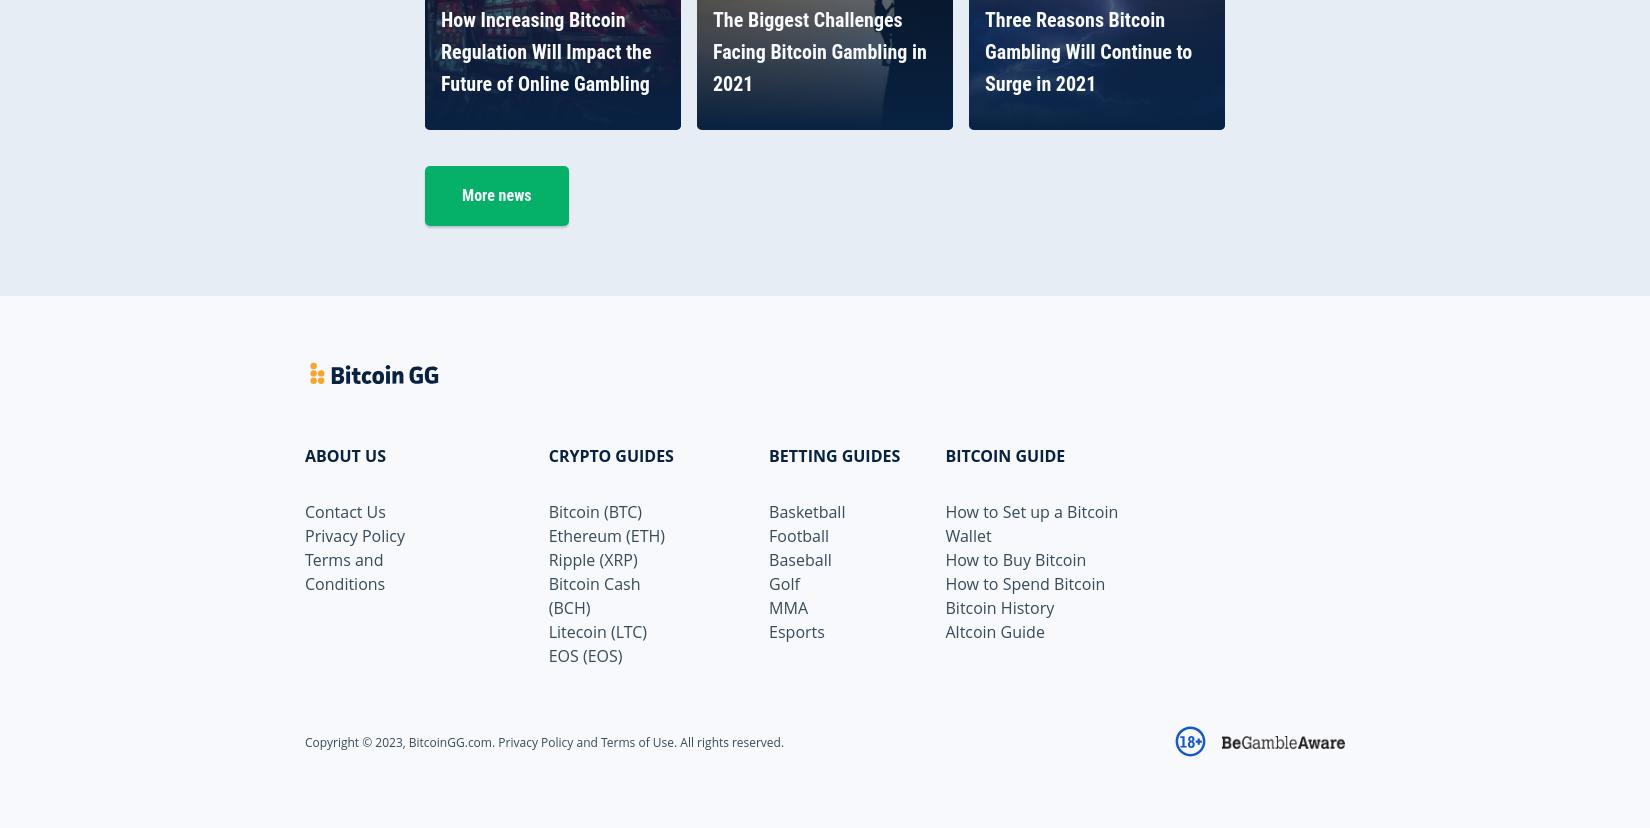  Describe the element at coordinates (304, 510) in the screenshot. I see `'Contact Us'` at that location.